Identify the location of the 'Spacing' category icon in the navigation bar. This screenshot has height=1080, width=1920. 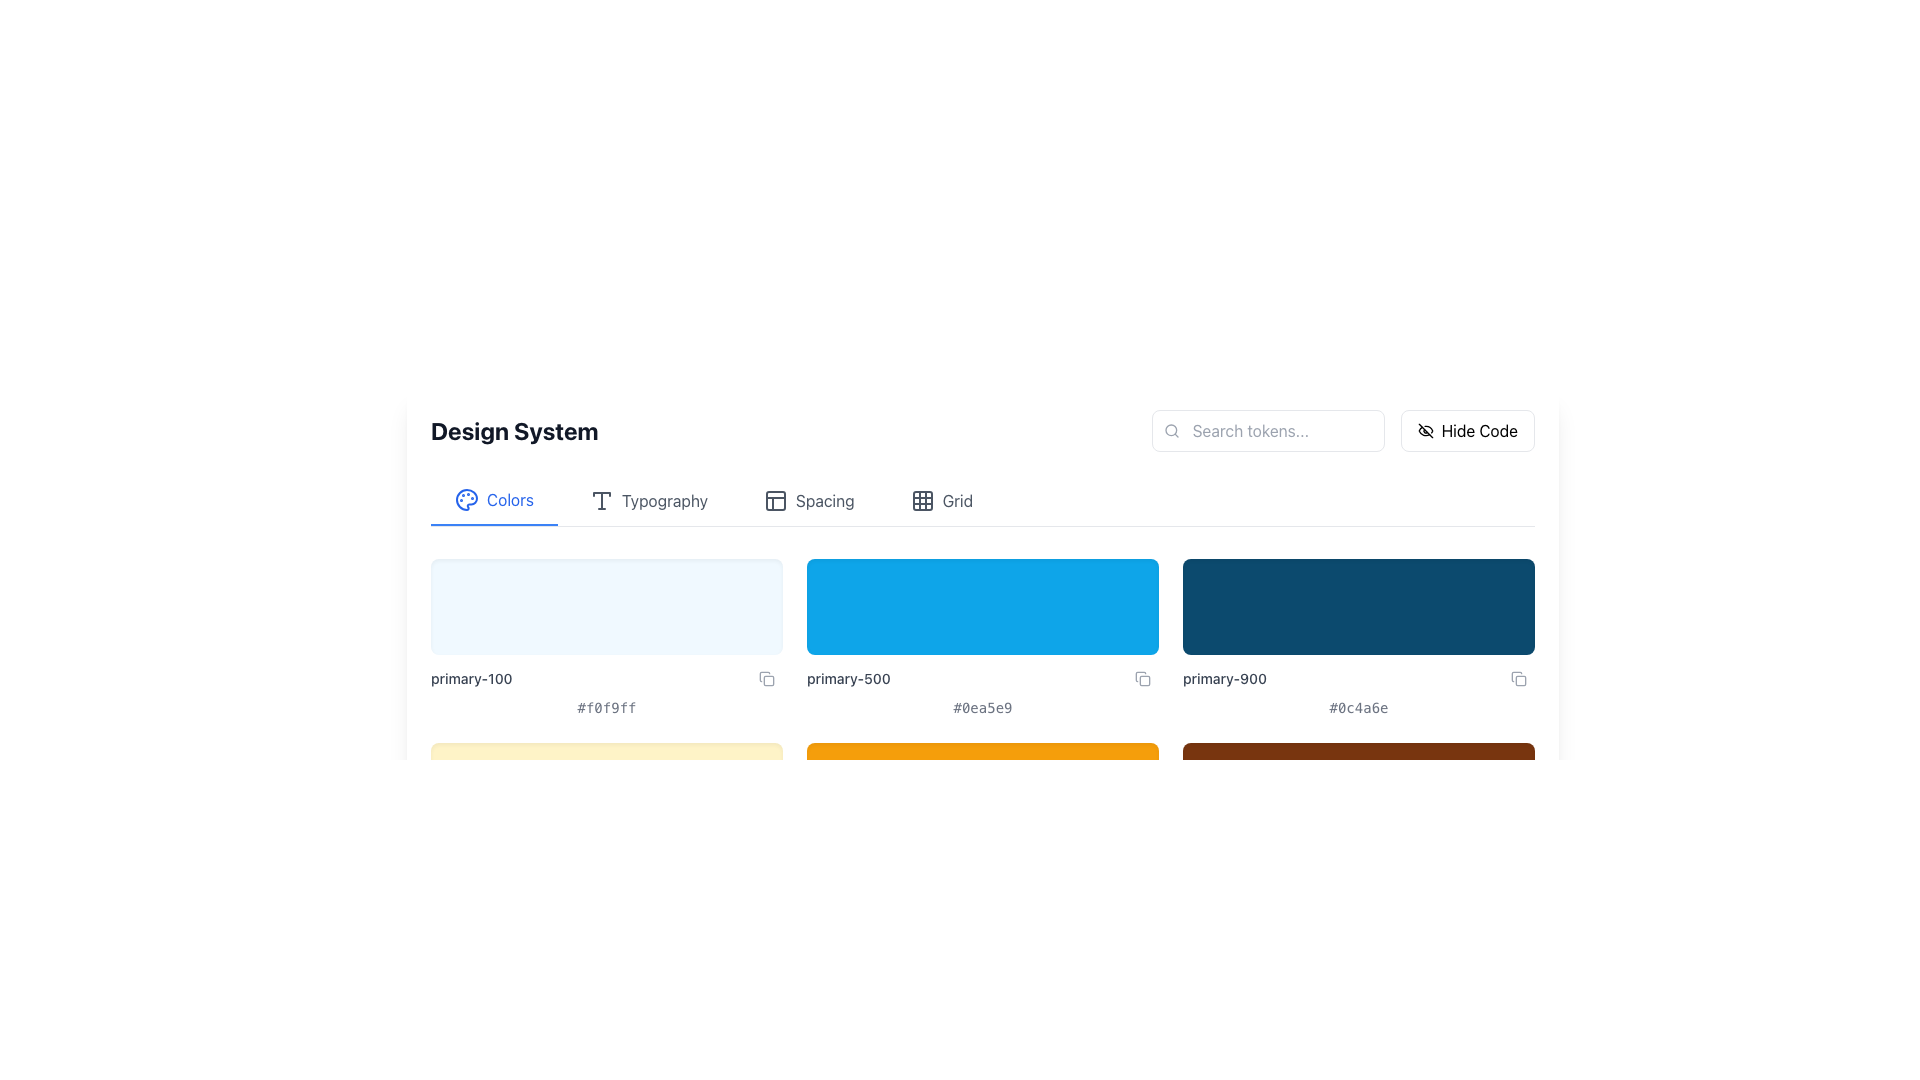
(775, 500).